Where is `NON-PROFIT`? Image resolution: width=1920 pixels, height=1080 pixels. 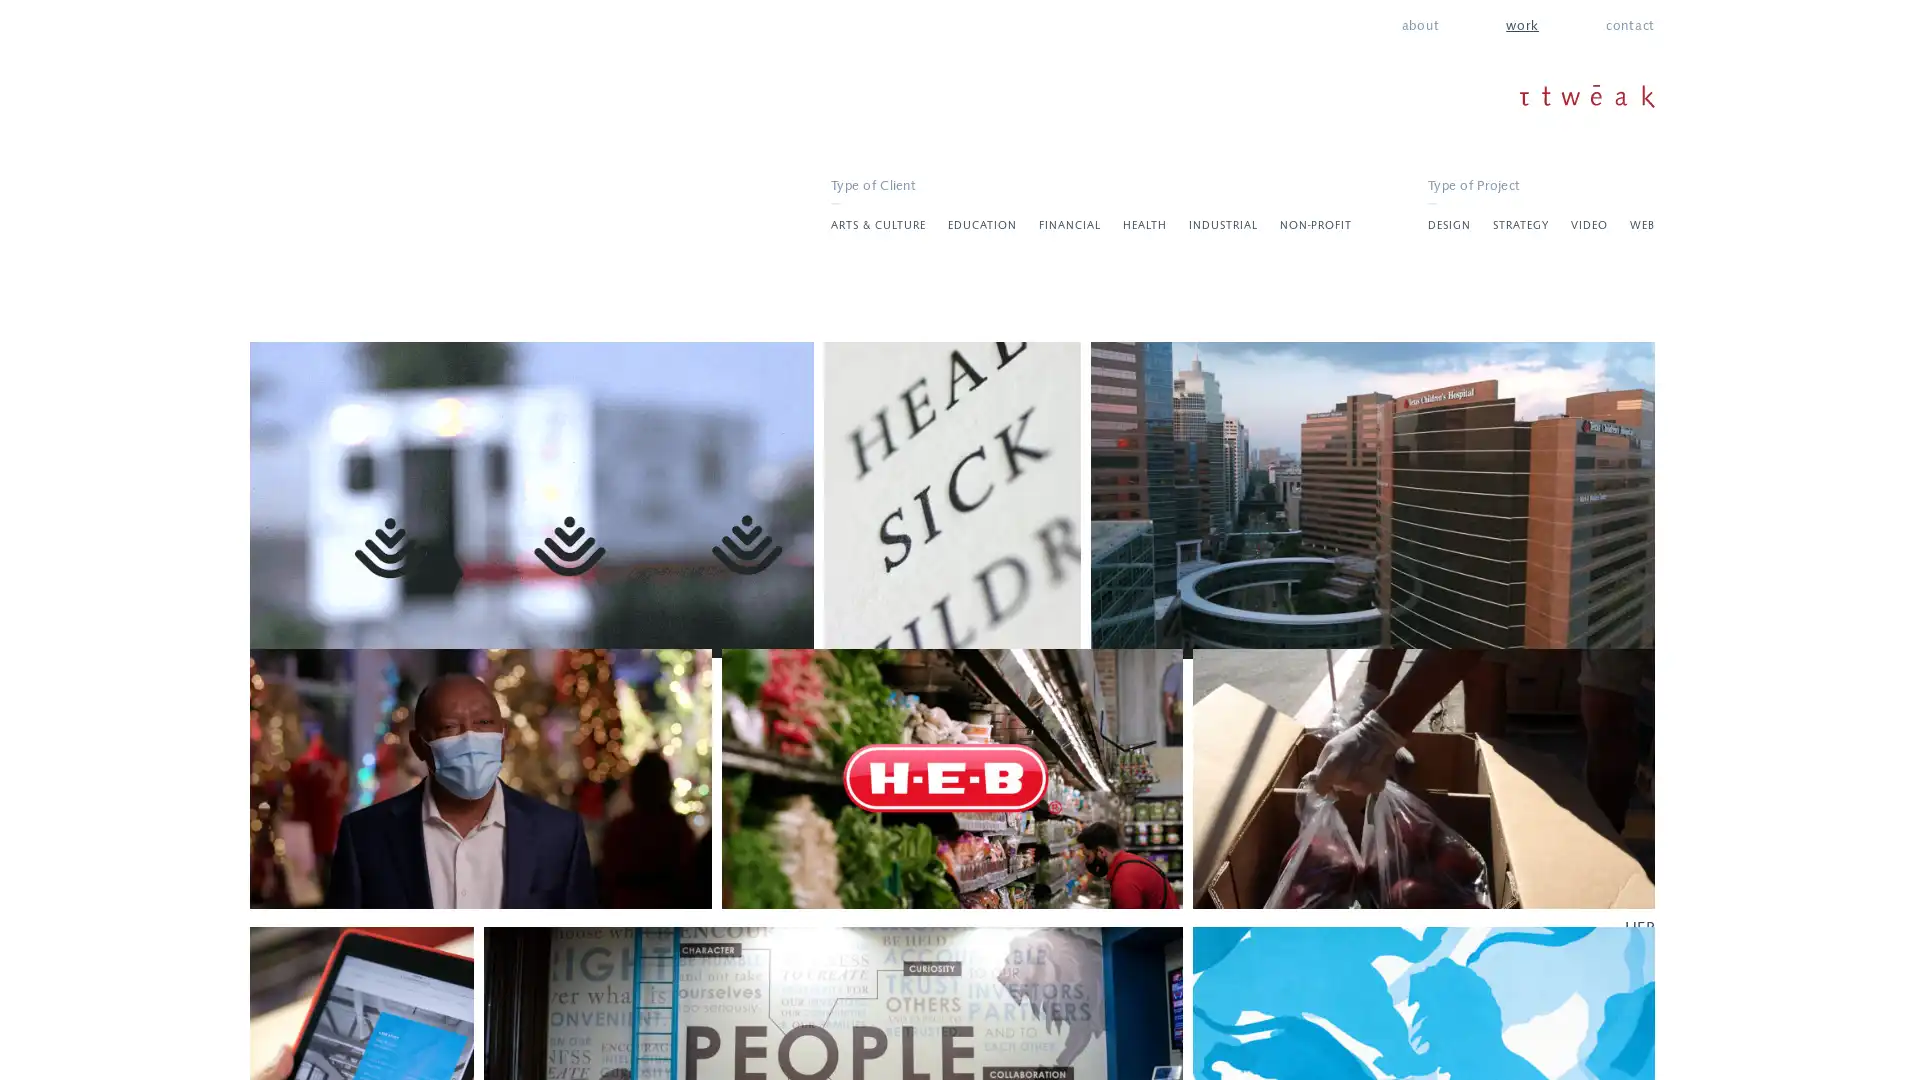 NON-PROFIT is located at coordinates (1315, 225).